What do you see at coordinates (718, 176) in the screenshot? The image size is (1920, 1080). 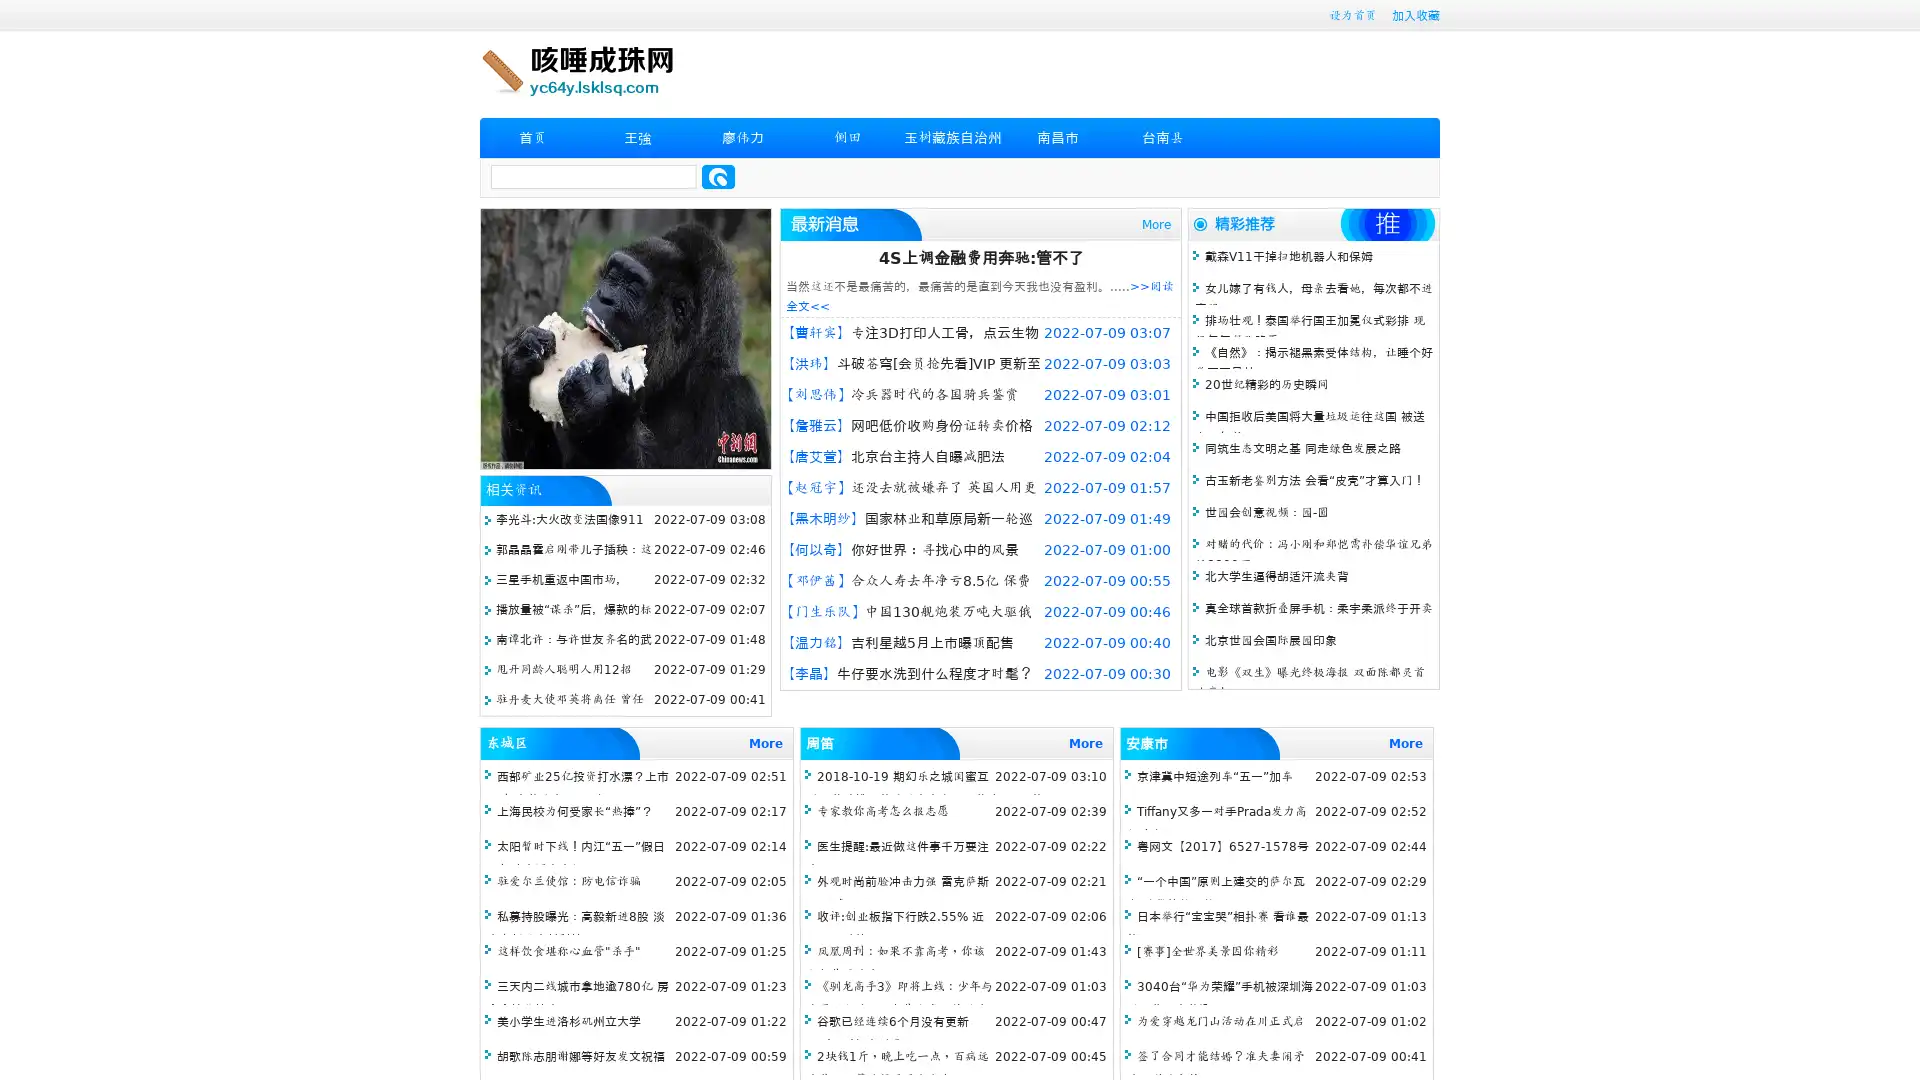 I see `Search` at bounding box center [718, 176].